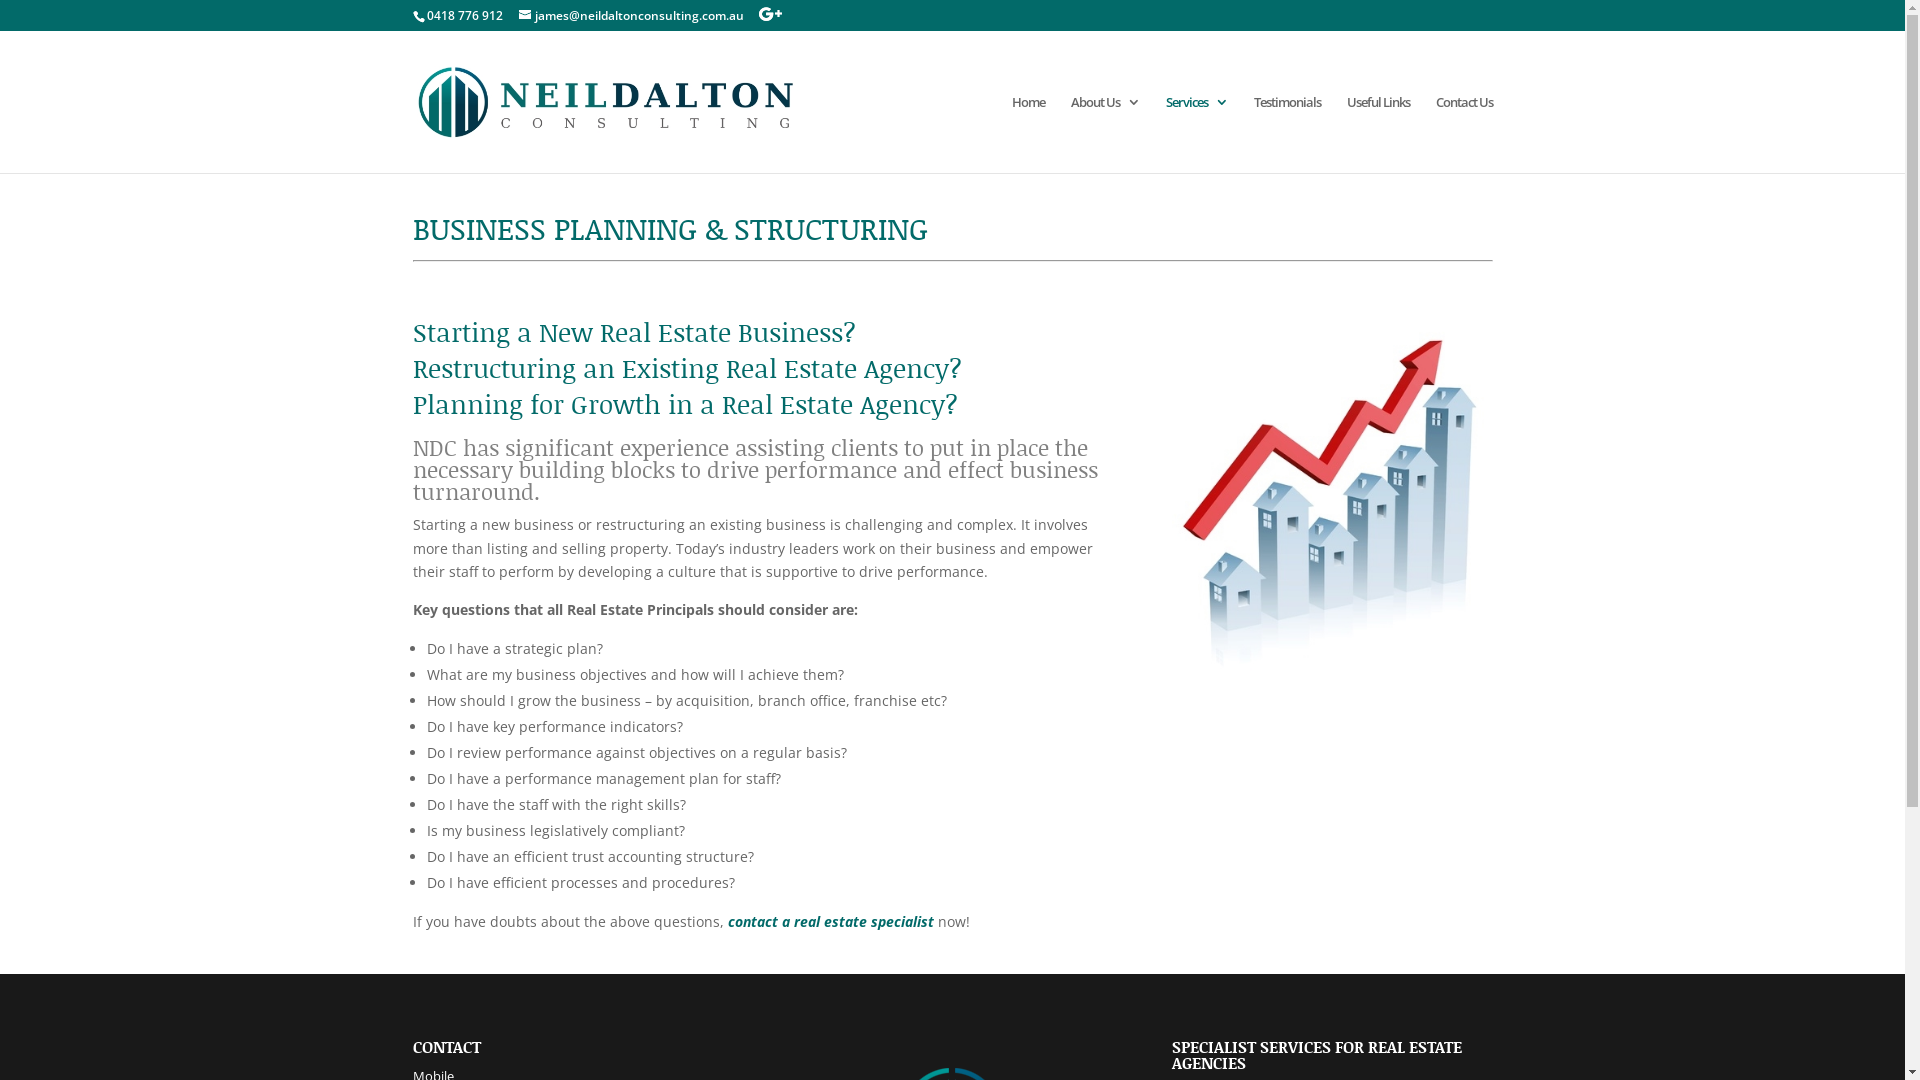 Image resolution: width=1920 pixels, height=1080 pixels. I want to click on 'Services', so click(1196, 134).